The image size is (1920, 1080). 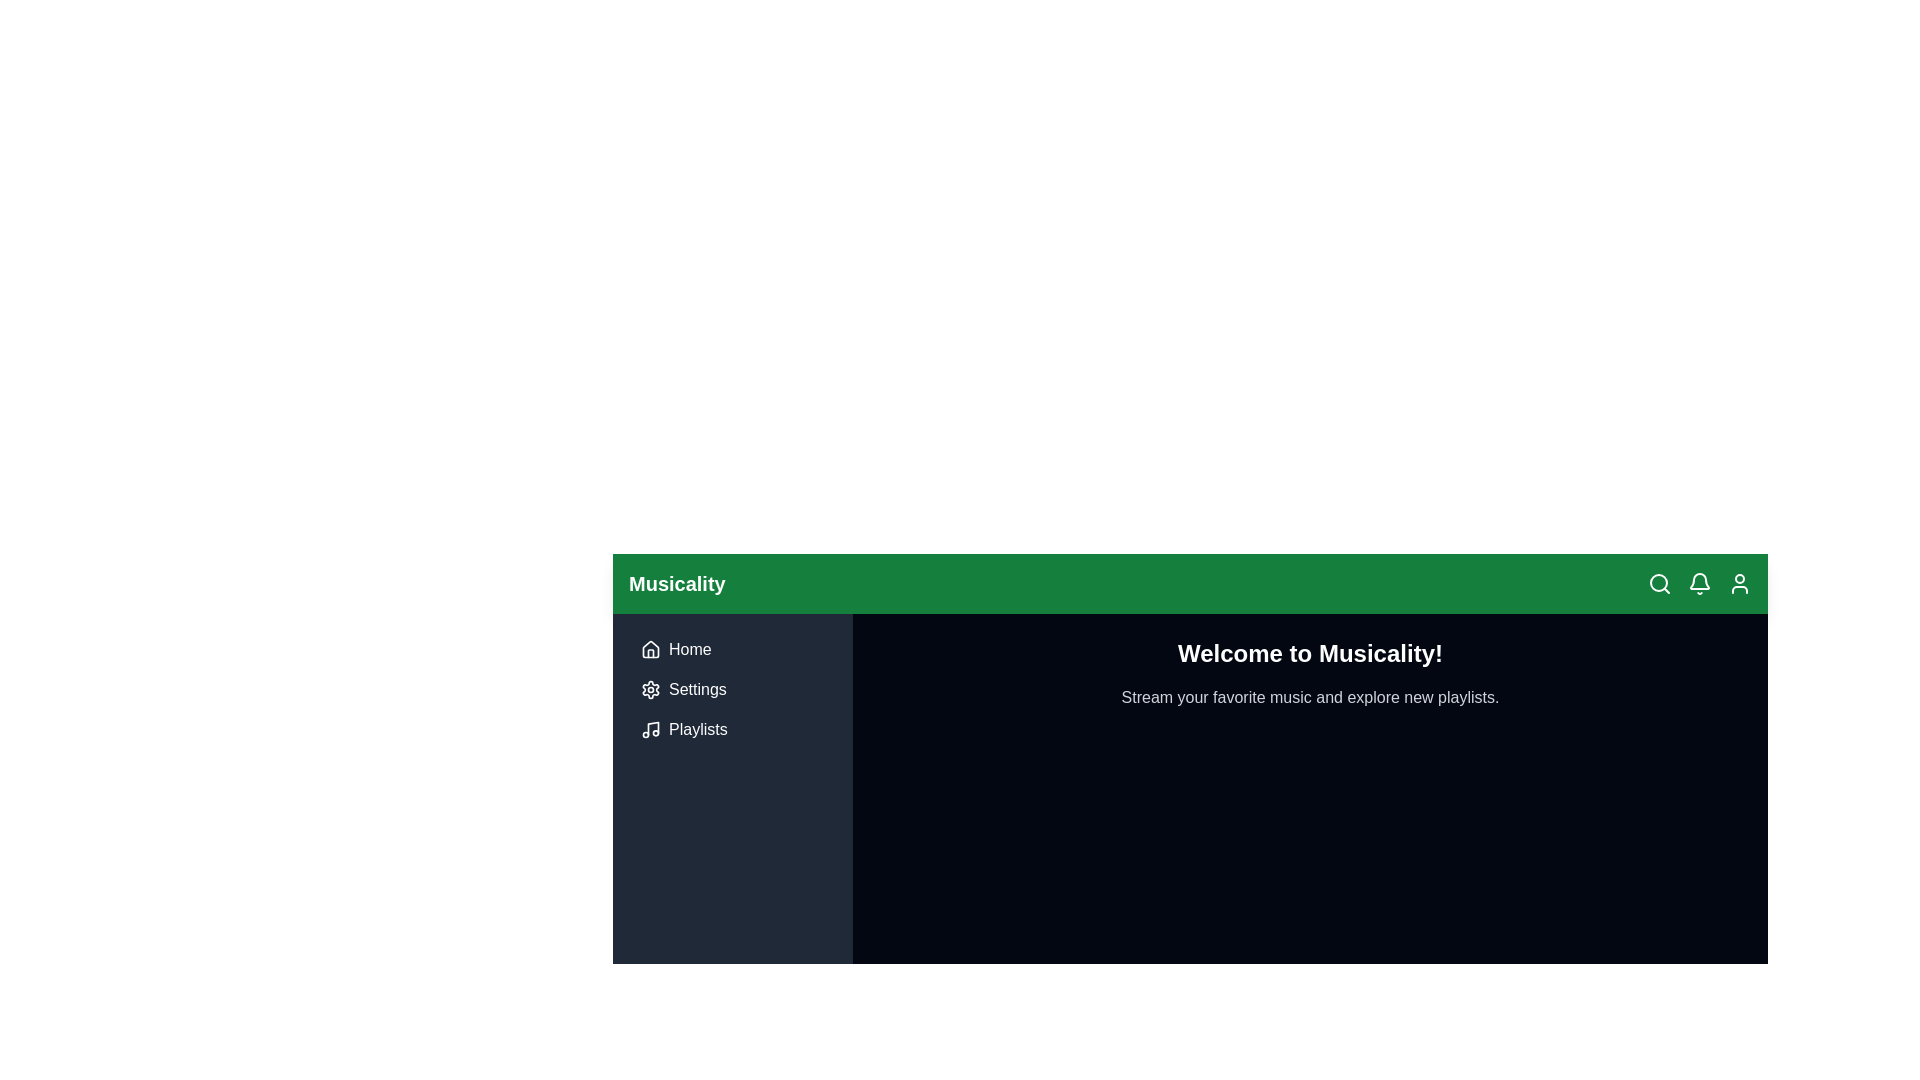 I want to click on the settings icon represented by an outer gear shape located in the upper-left corner of the interface, so click(x=651, y=689).